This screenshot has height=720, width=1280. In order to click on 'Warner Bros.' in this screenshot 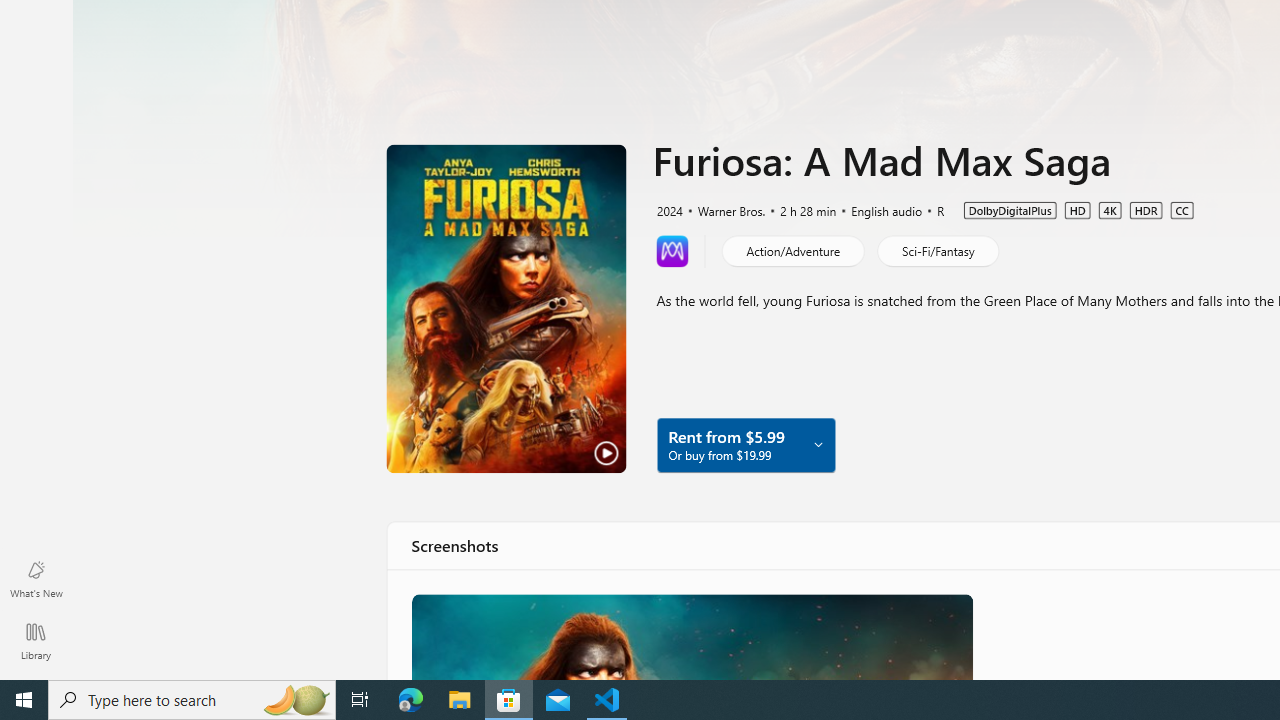, I will do `click(722, 209)`.